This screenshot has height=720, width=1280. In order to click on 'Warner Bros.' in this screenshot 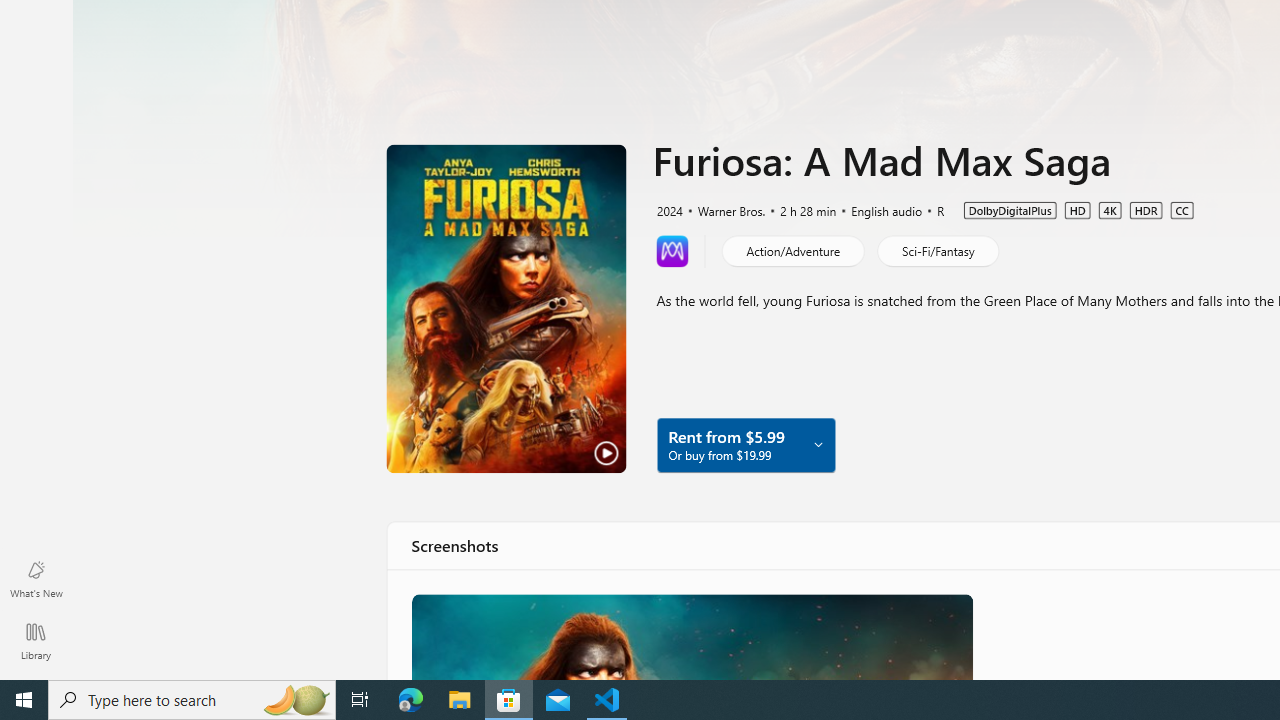, I will do `click(722, 209)`.